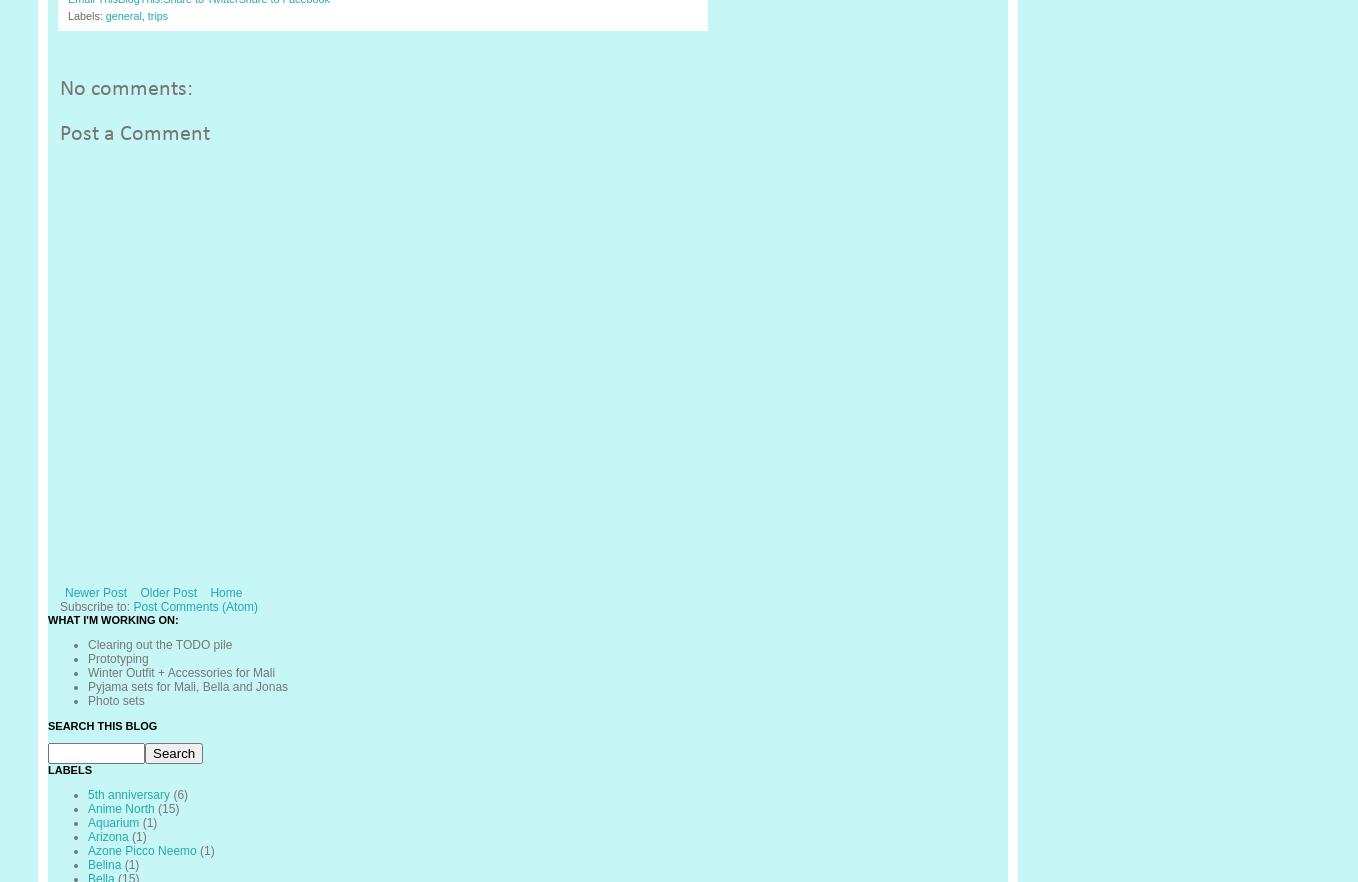 The image size is (1358, 882). I want to click on 'Labels', so click(69, 769).